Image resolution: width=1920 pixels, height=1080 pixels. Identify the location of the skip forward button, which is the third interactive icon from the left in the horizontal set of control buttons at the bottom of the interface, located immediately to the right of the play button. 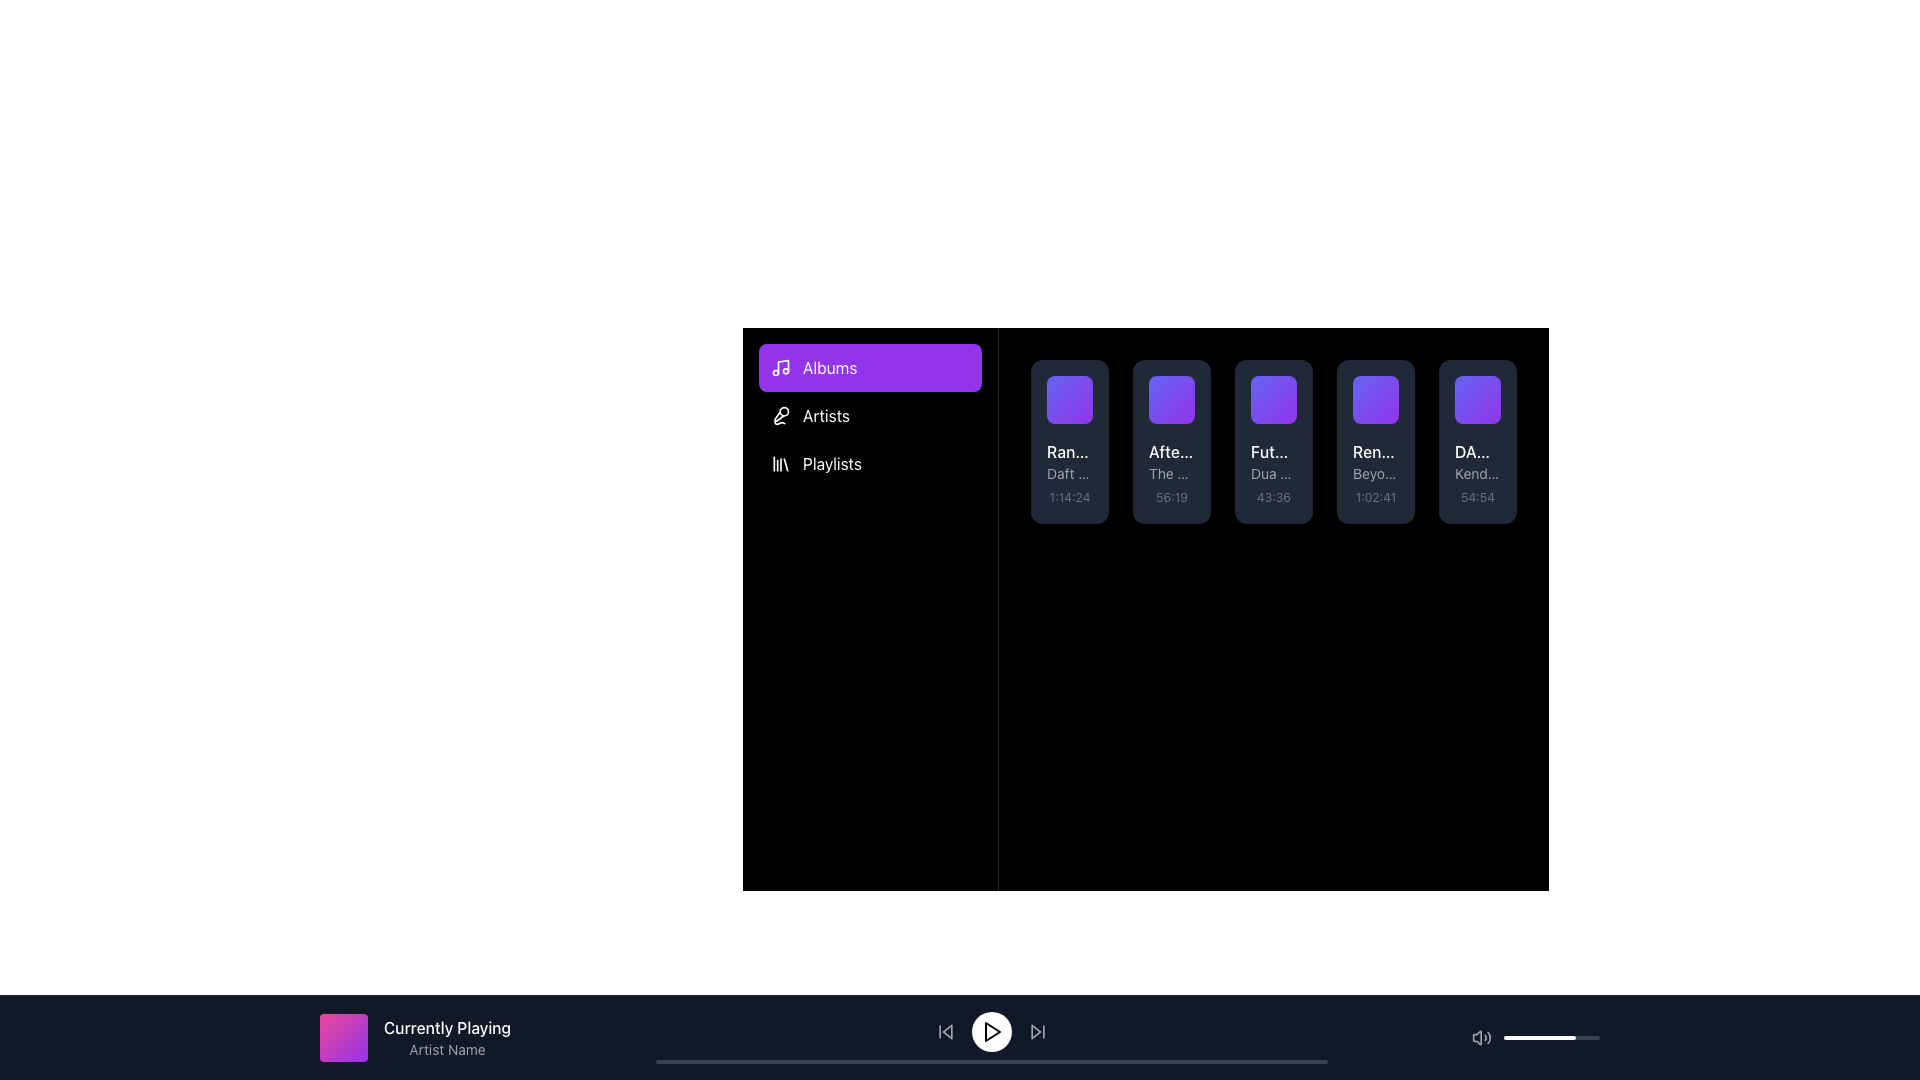
(1037, 1032).